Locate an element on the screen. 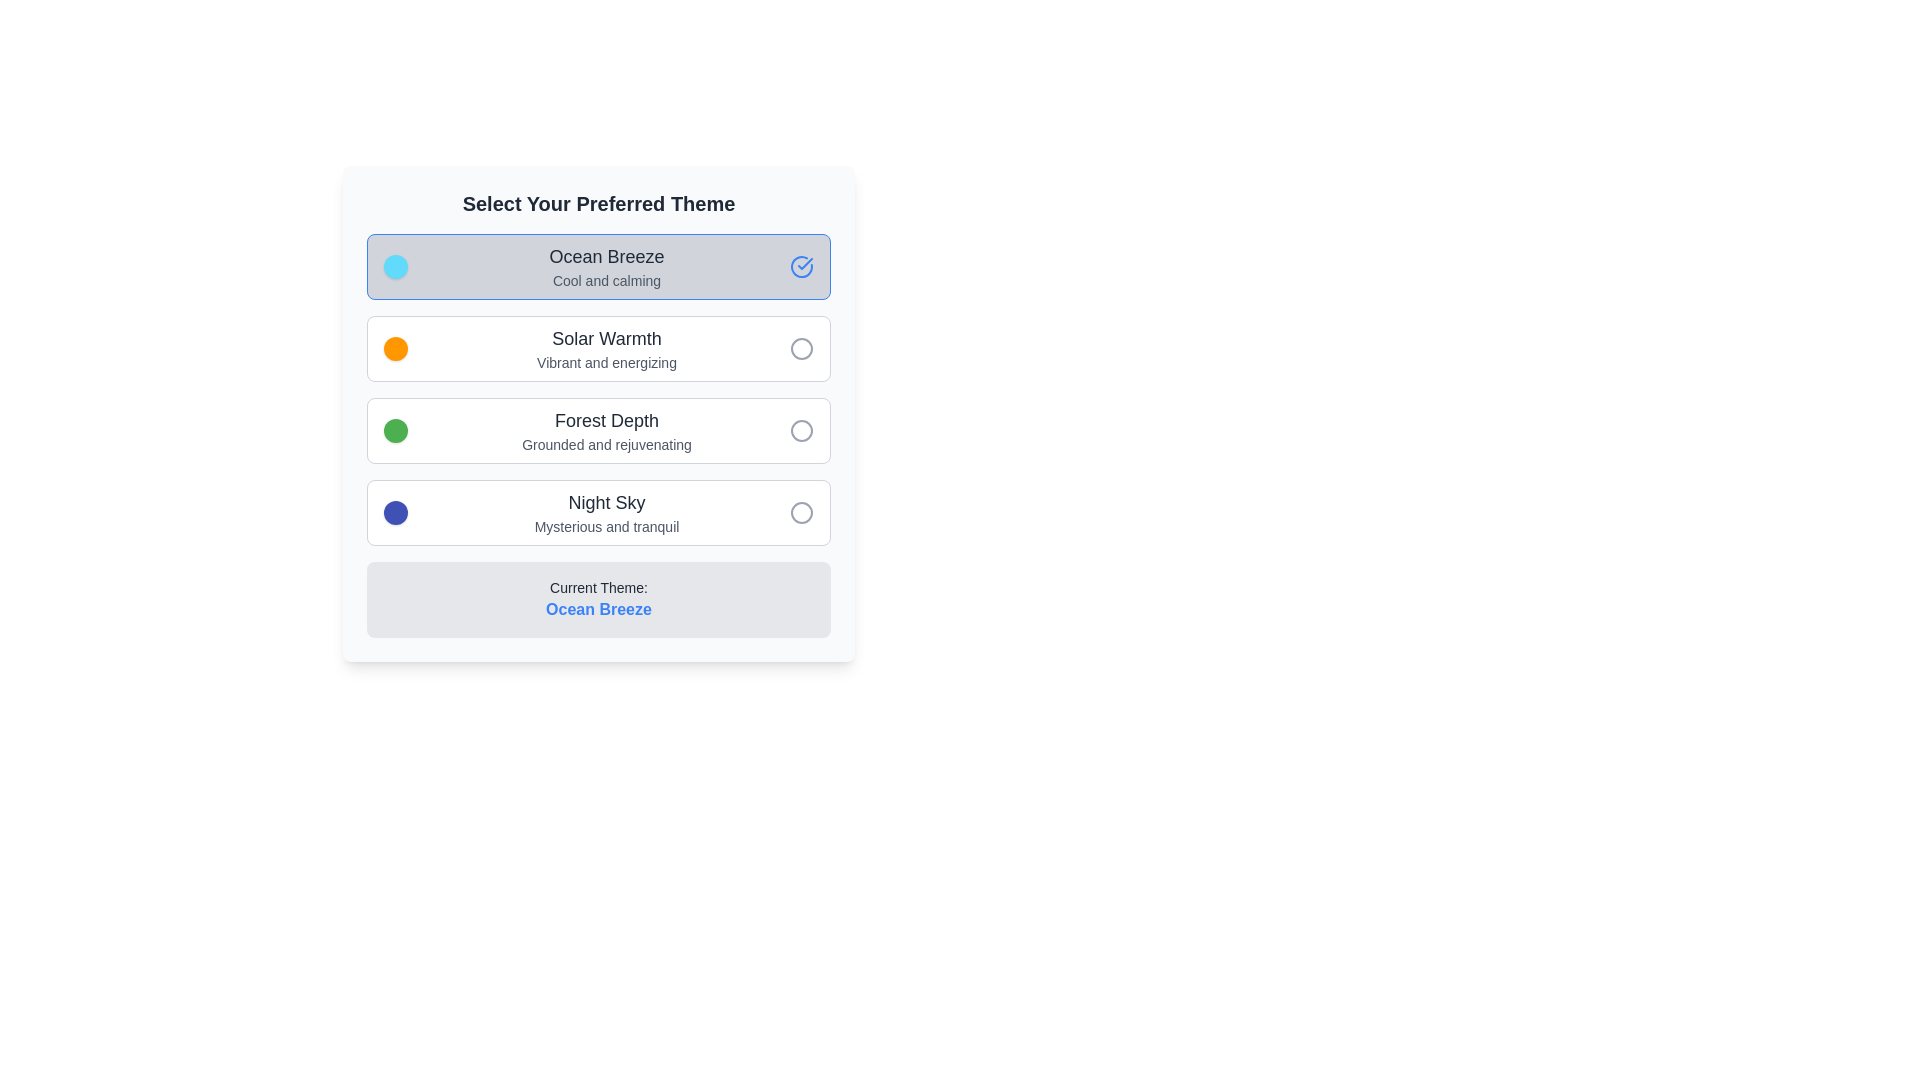  the 'Solar Warmth' text label, which is the second clickable list item in the theme selection component, located below 'Ocean Breeze' is located at coordinates (605, 347).